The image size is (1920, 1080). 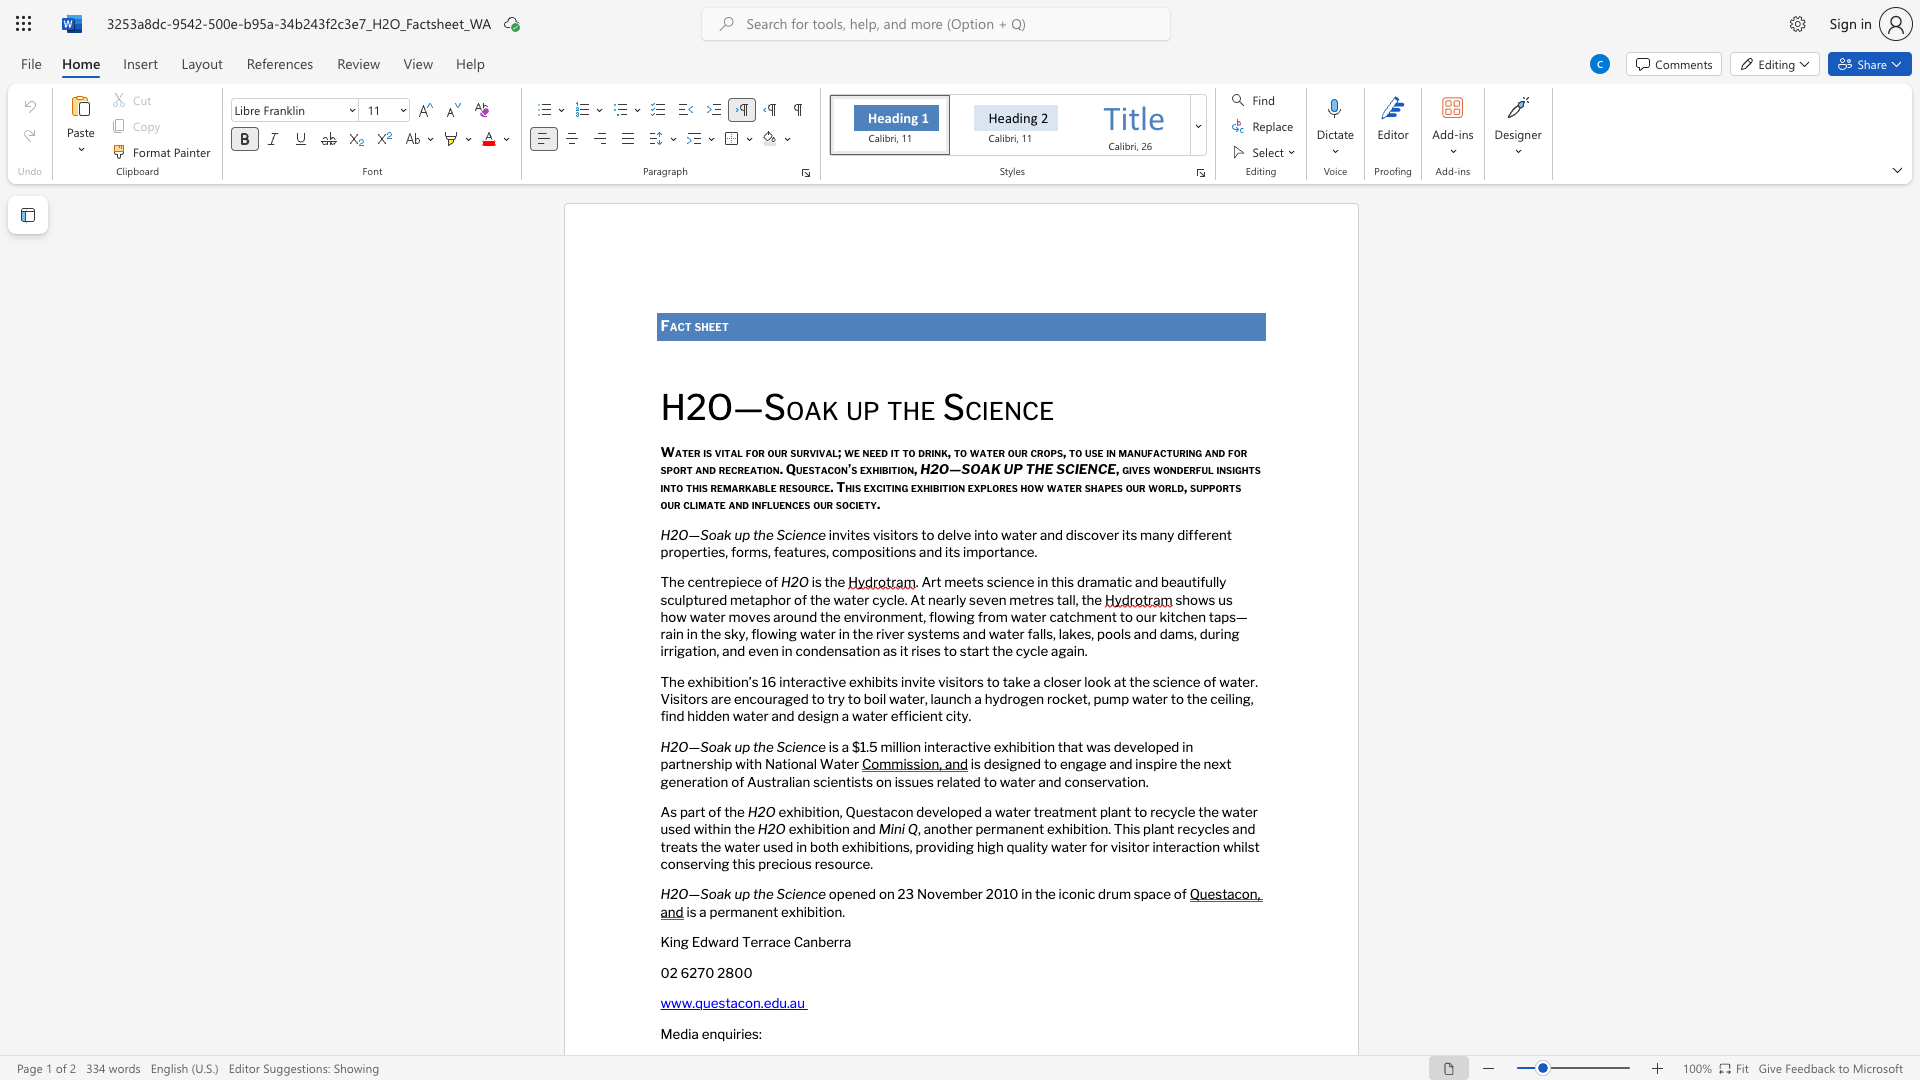 I want to click on the subset text "tion" within the text "exhibition and", so click(x=825, y=829).